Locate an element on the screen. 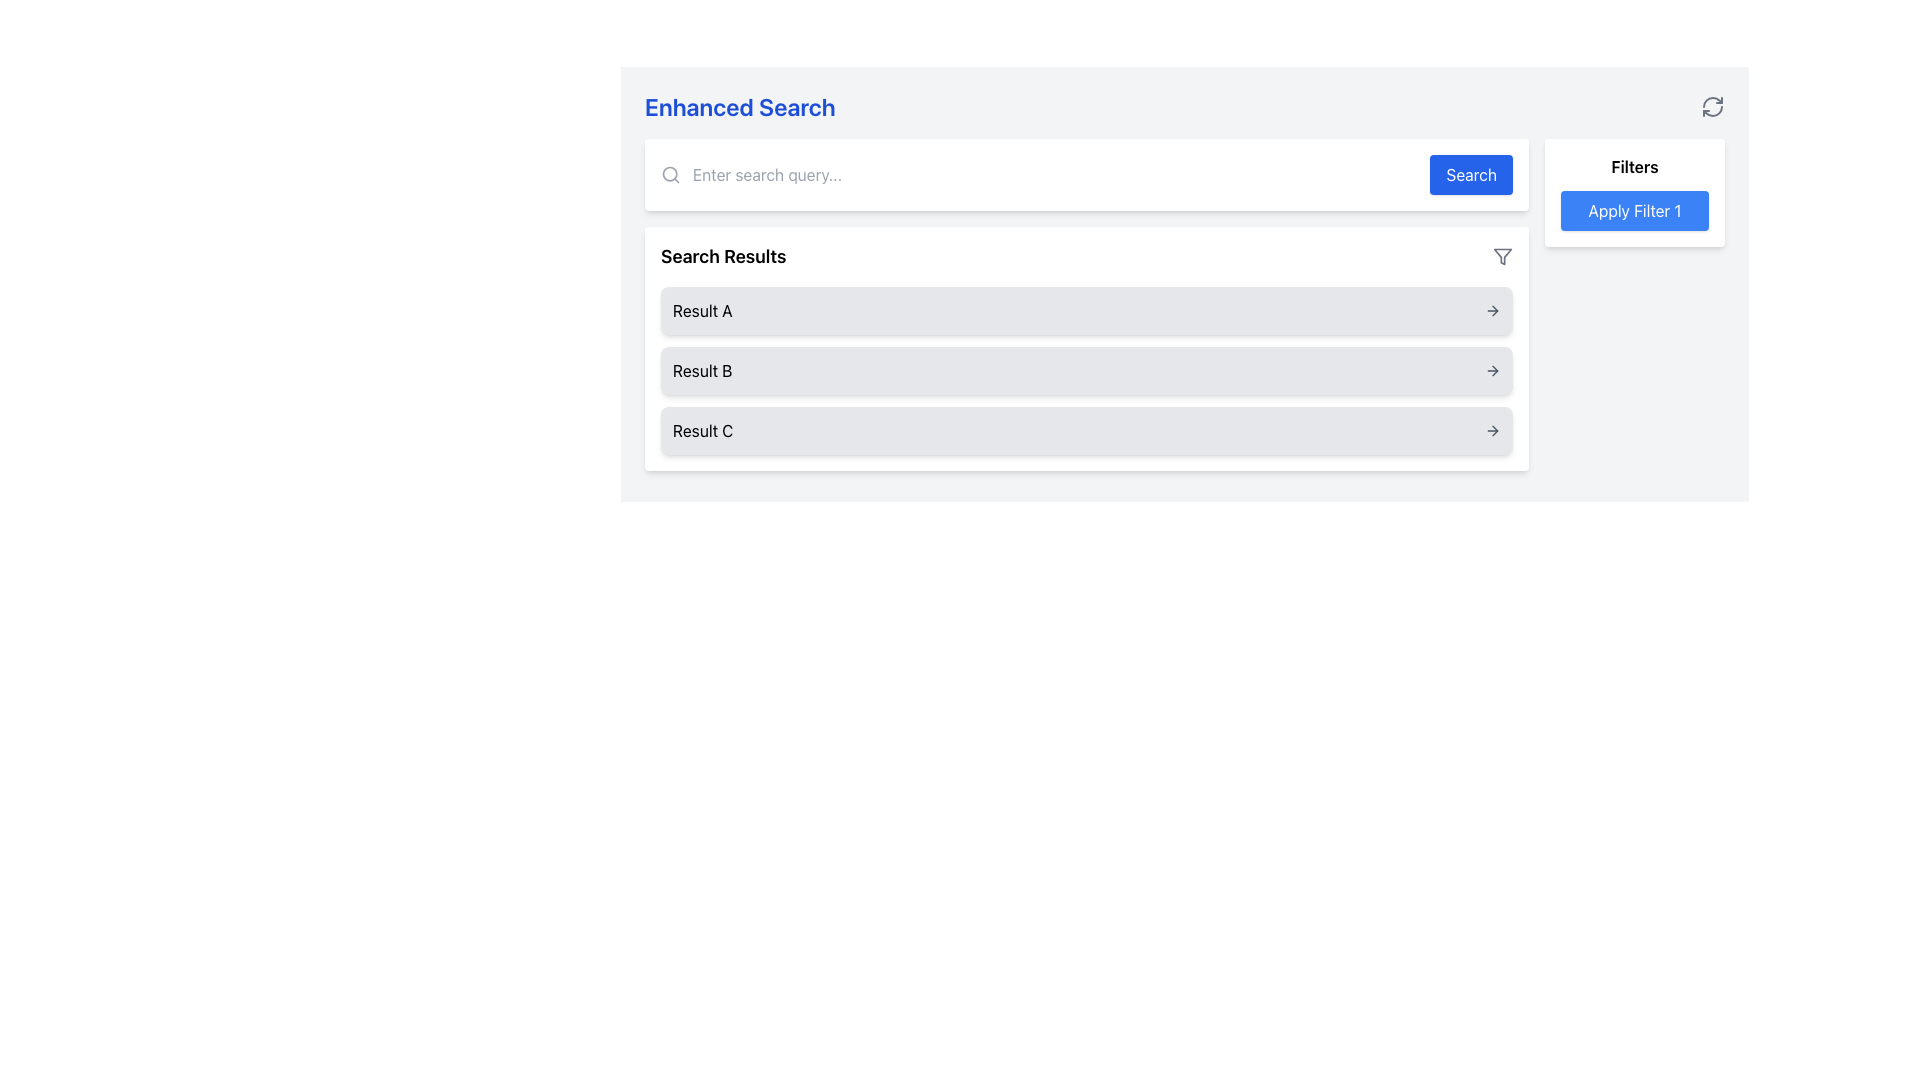 This screenshot has width=1920, height=1080. design of the filtering icon located in the upper-right corner of the 'Search Results' section, above the list of results and next to the 'Apply Filter 1' button for visual clarity is located at coordinates (1502, 256).